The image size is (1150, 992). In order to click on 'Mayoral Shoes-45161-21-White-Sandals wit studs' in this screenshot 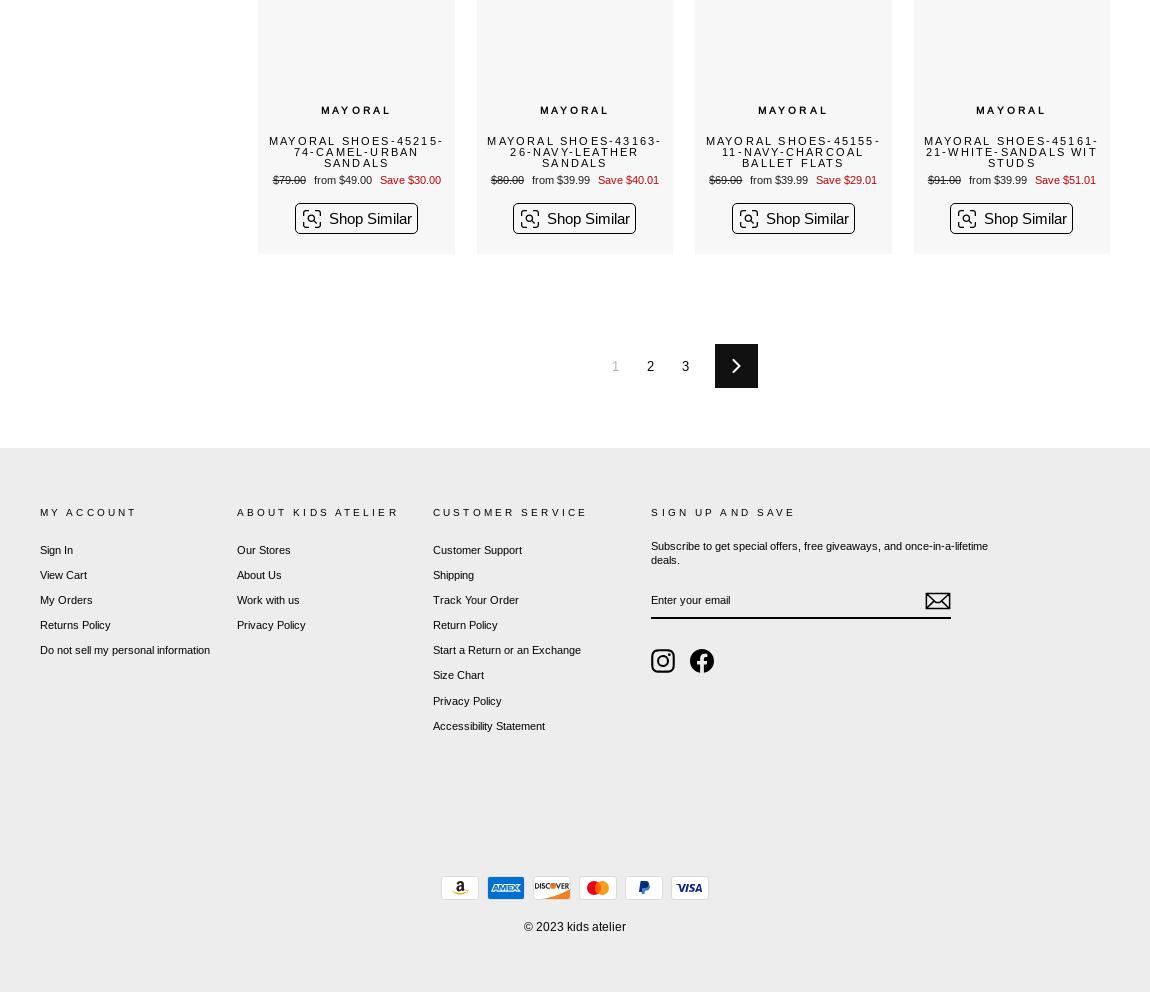, I will do `click(1011, 150)`.